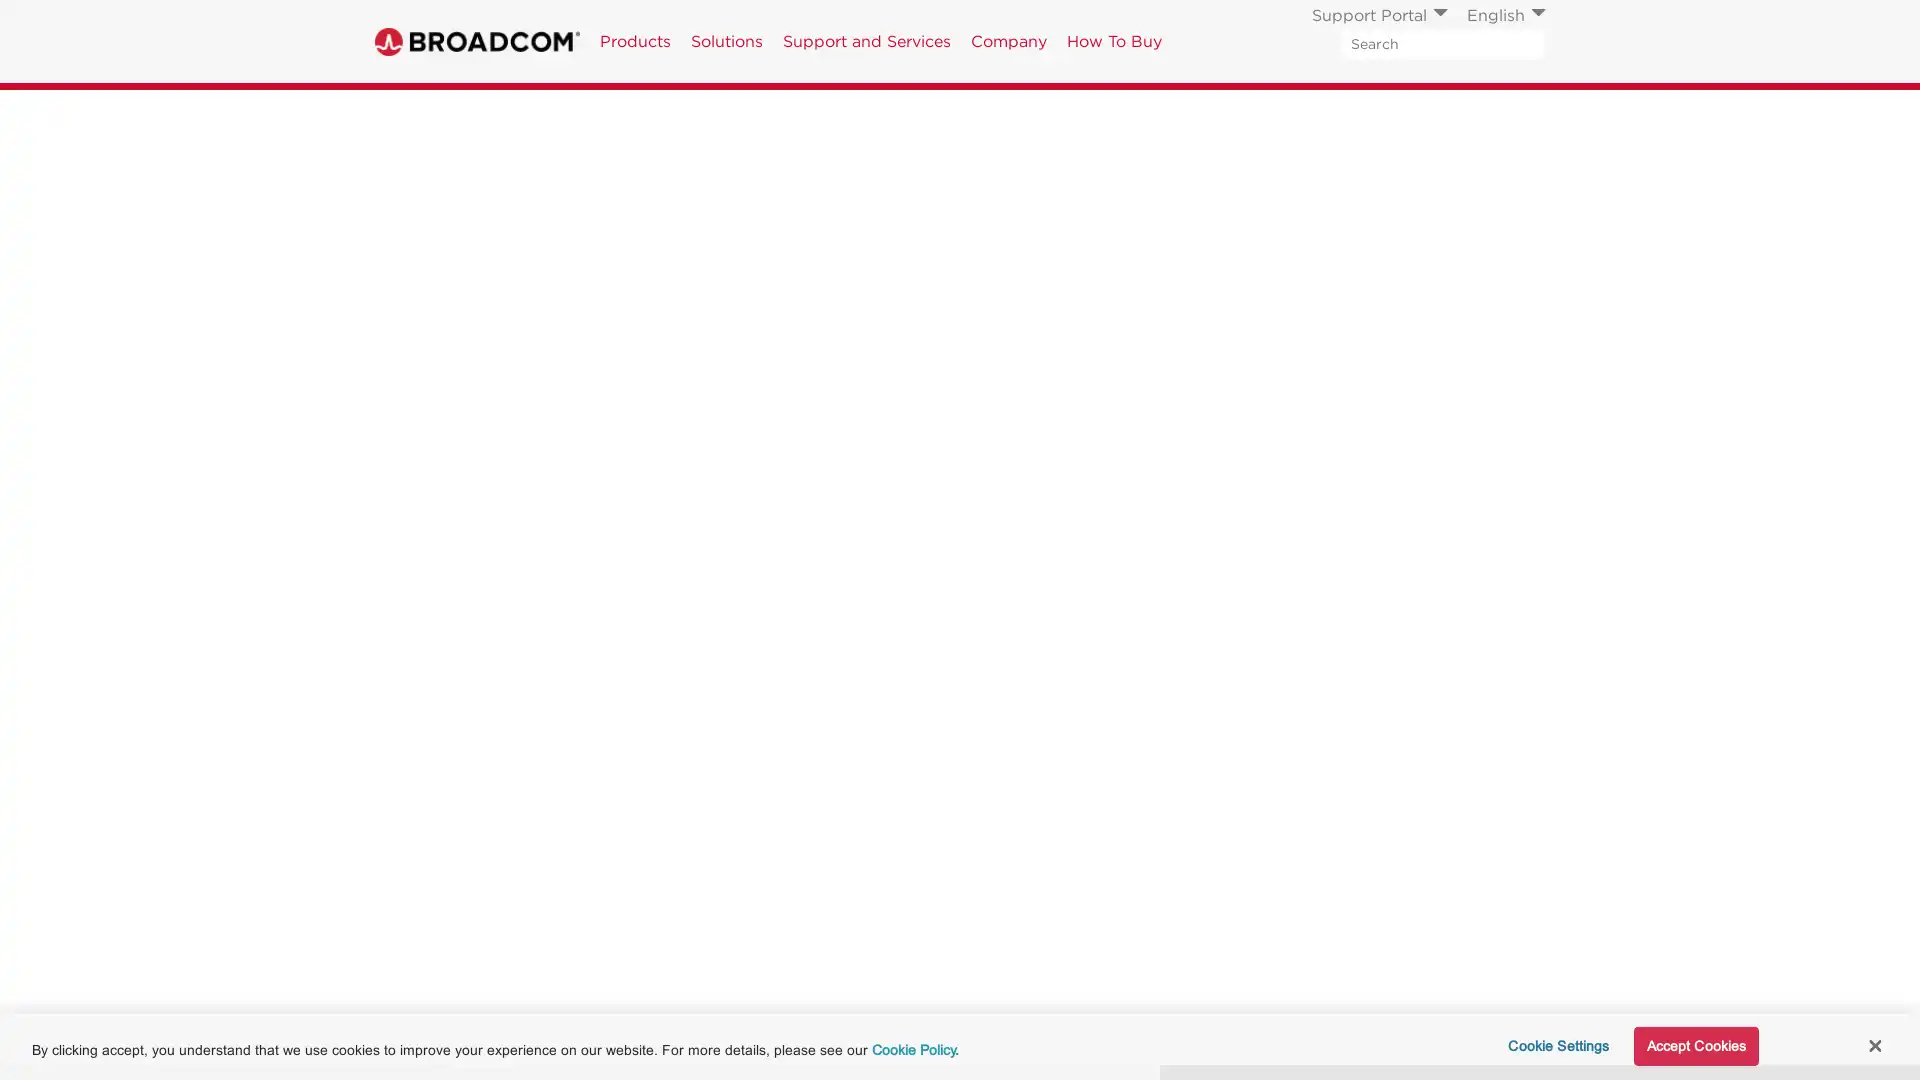 This screenshot has width=1920, height=1080. I want to click on Products, so click(634, 41).